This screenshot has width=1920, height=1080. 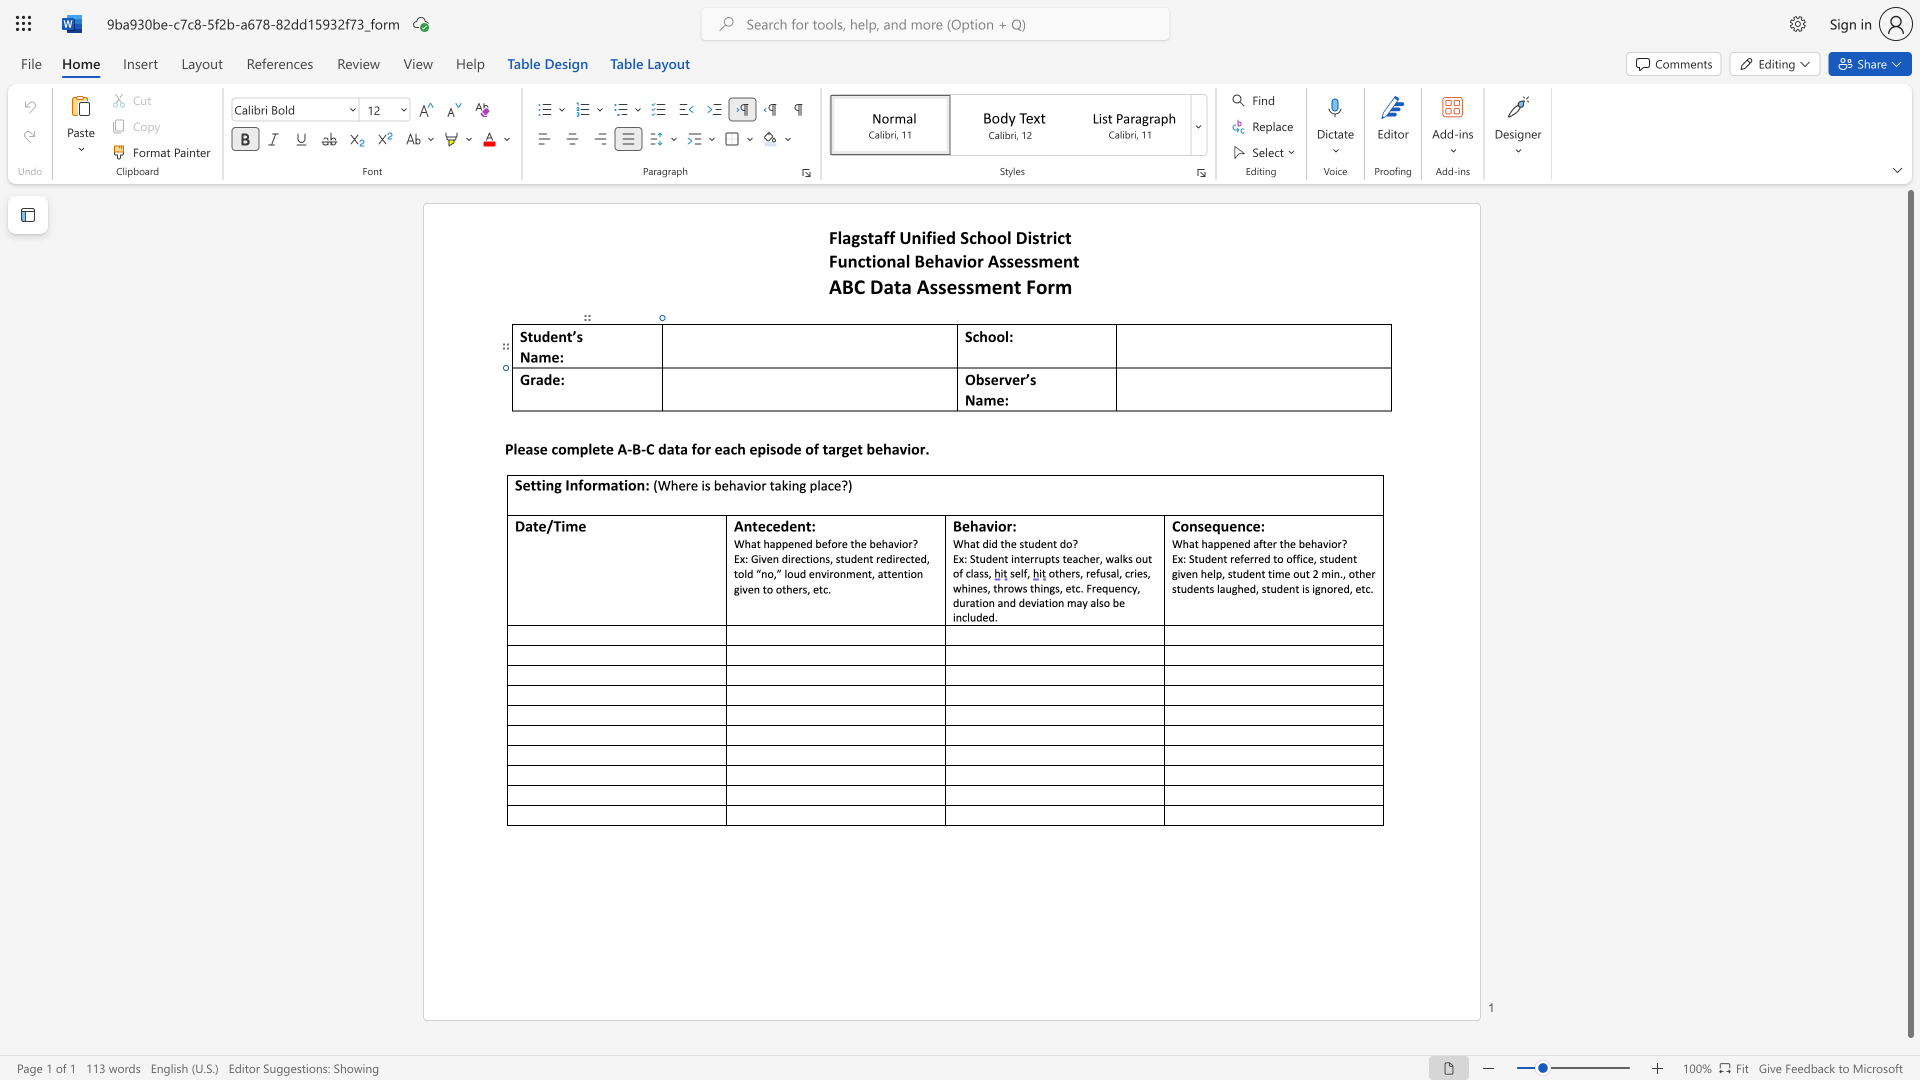 What do you see at coordinates (1022, 379) in the screenshot?
I see `the 2th character "r" in the text` at bounding box center [1022, 379].